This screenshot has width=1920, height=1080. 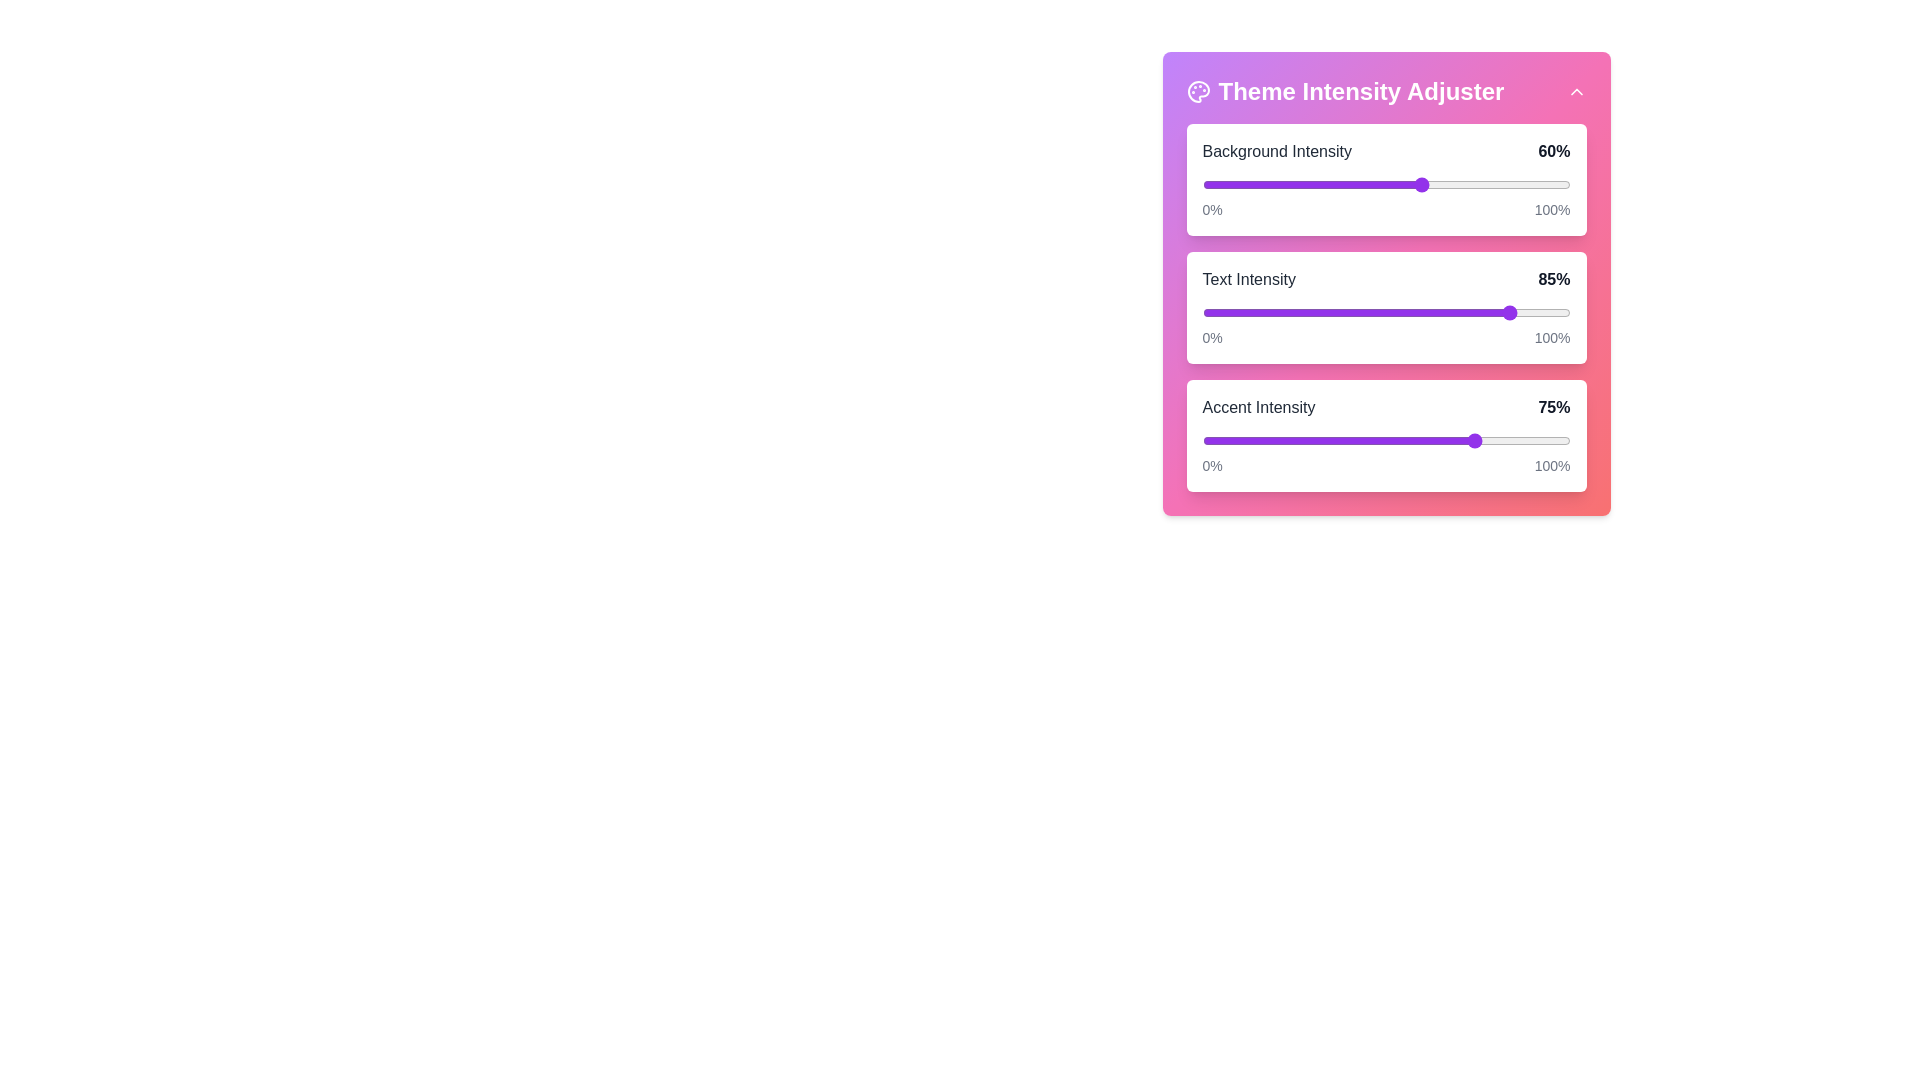 What do you see at coordinates (1309, 439) in the screenshot?
I see `the accent intensity` at bounding box center [1309, 439].